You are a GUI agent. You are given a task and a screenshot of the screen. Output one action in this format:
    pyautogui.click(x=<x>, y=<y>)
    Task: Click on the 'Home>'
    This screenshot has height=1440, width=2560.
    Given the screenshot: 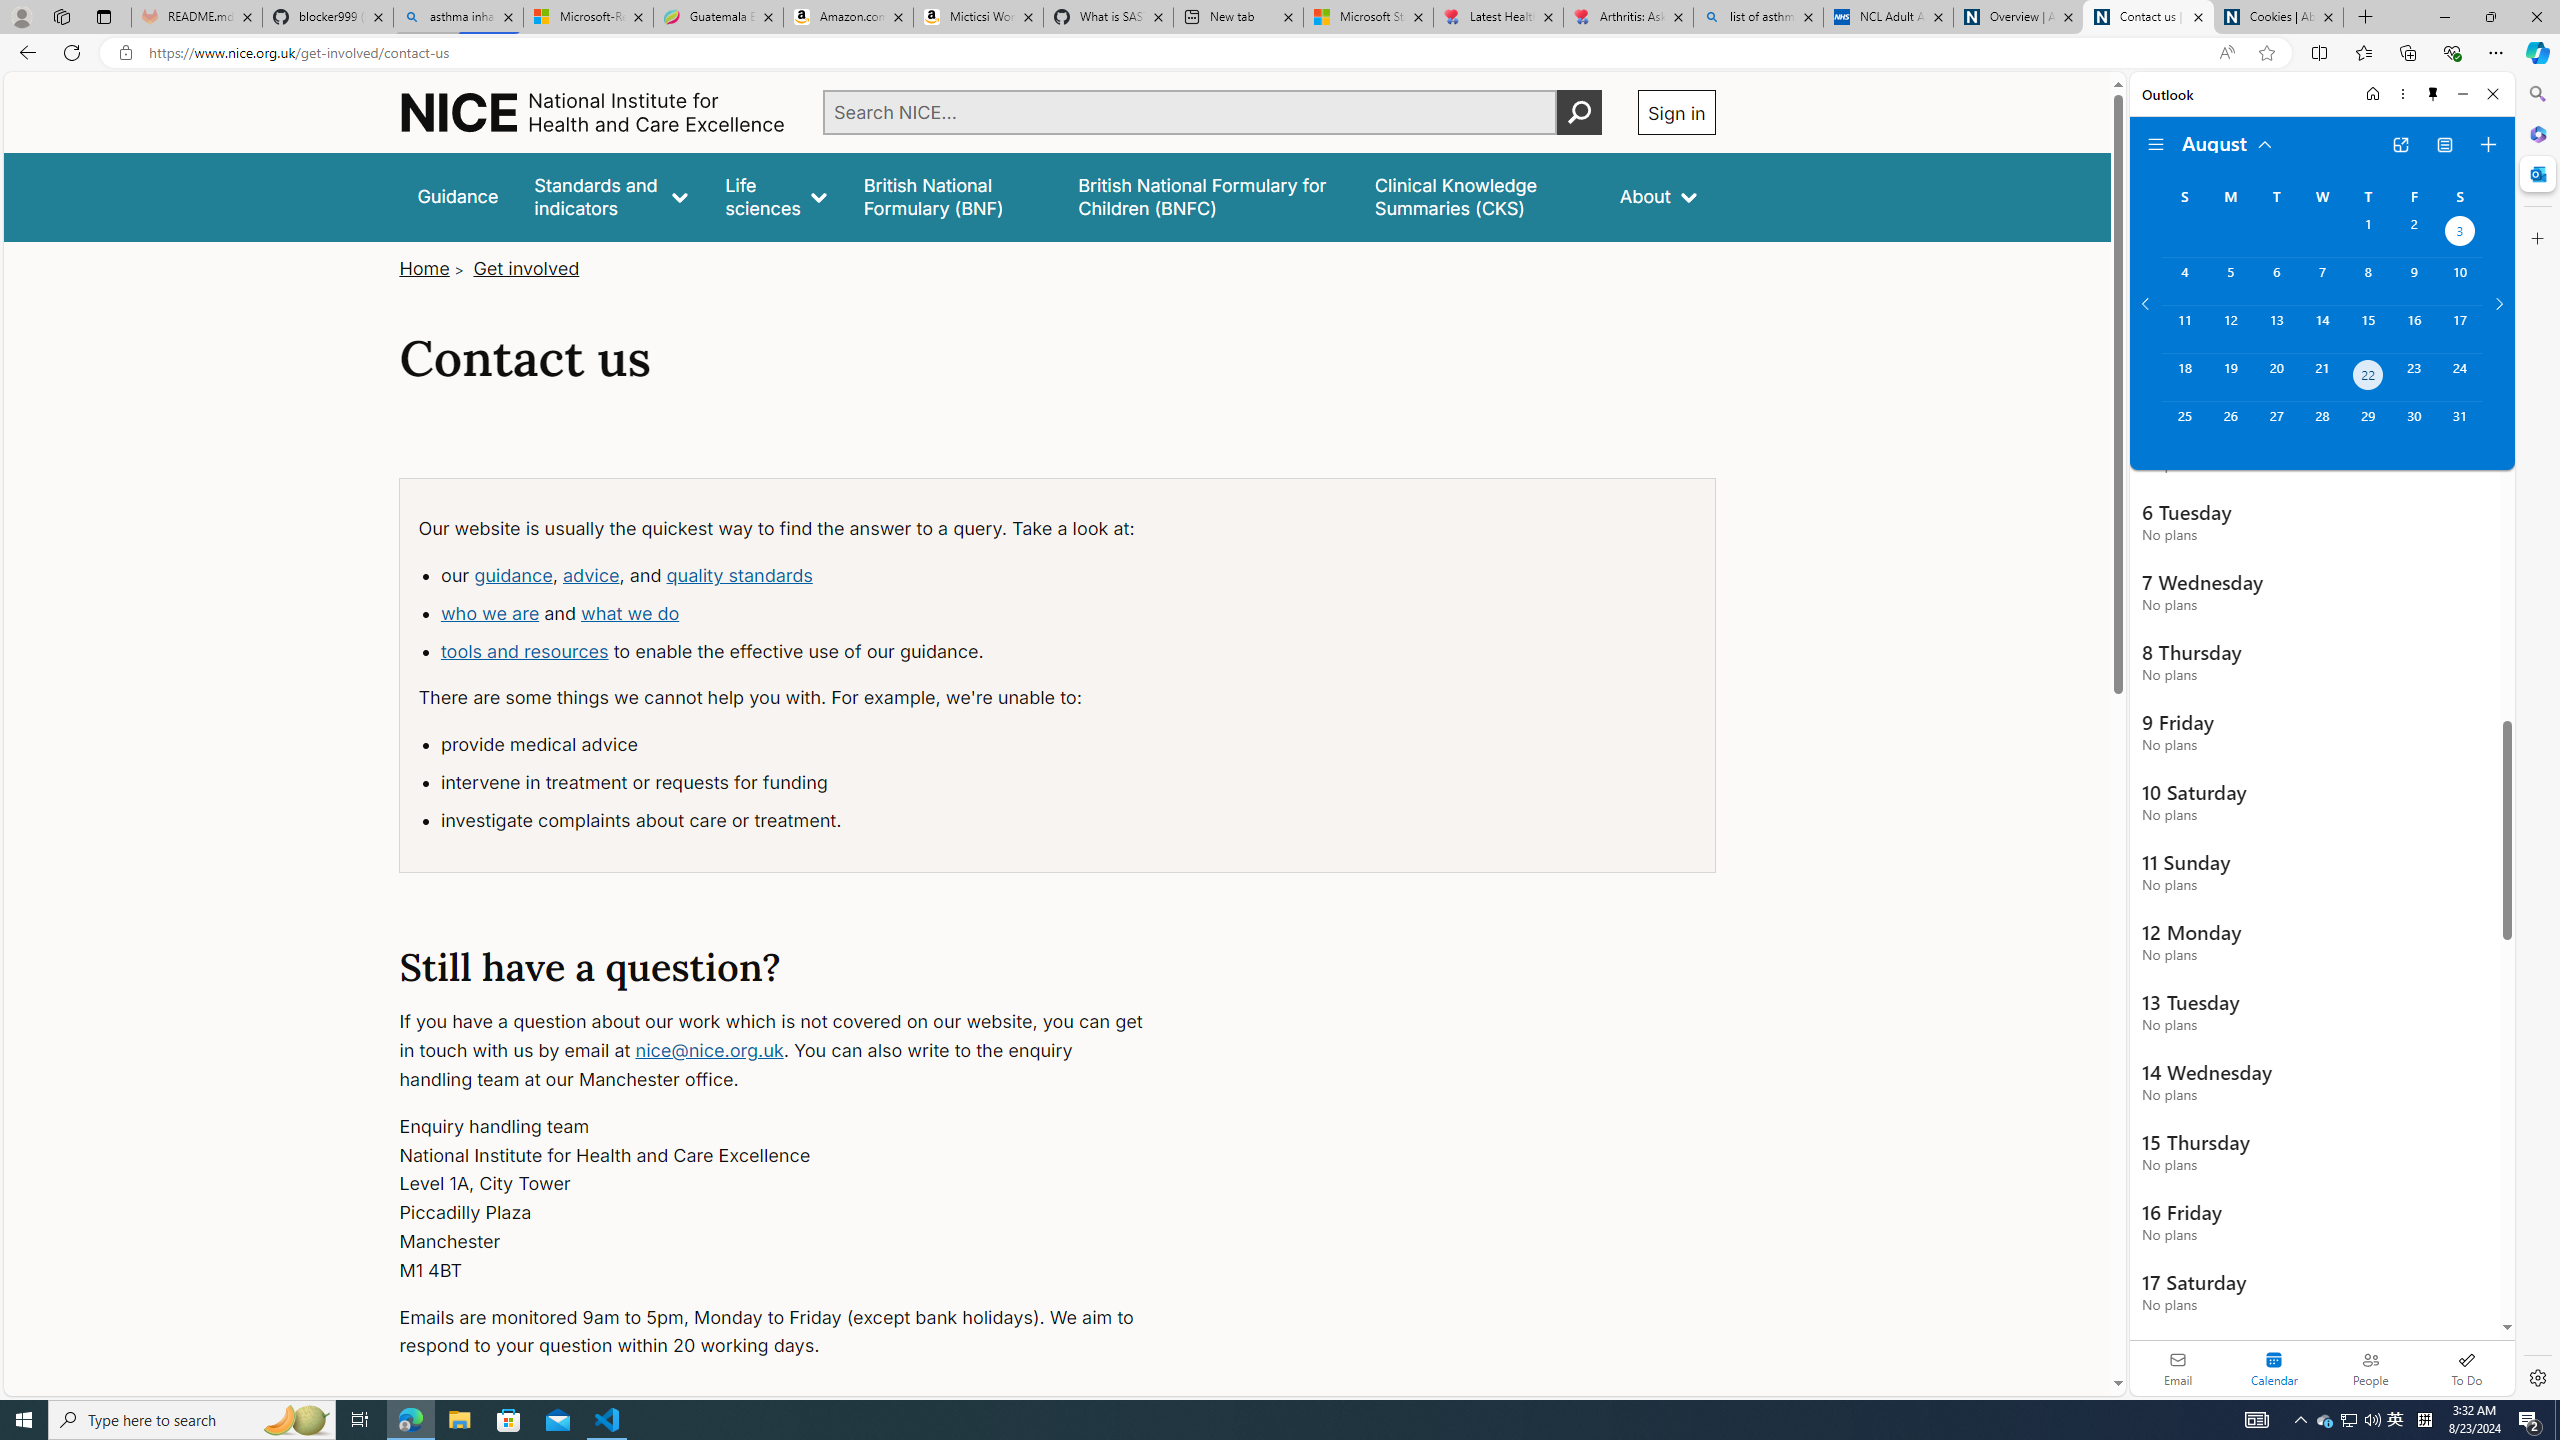 What is the action you would take?
    pyautogui.click(x=432, y=268)
    